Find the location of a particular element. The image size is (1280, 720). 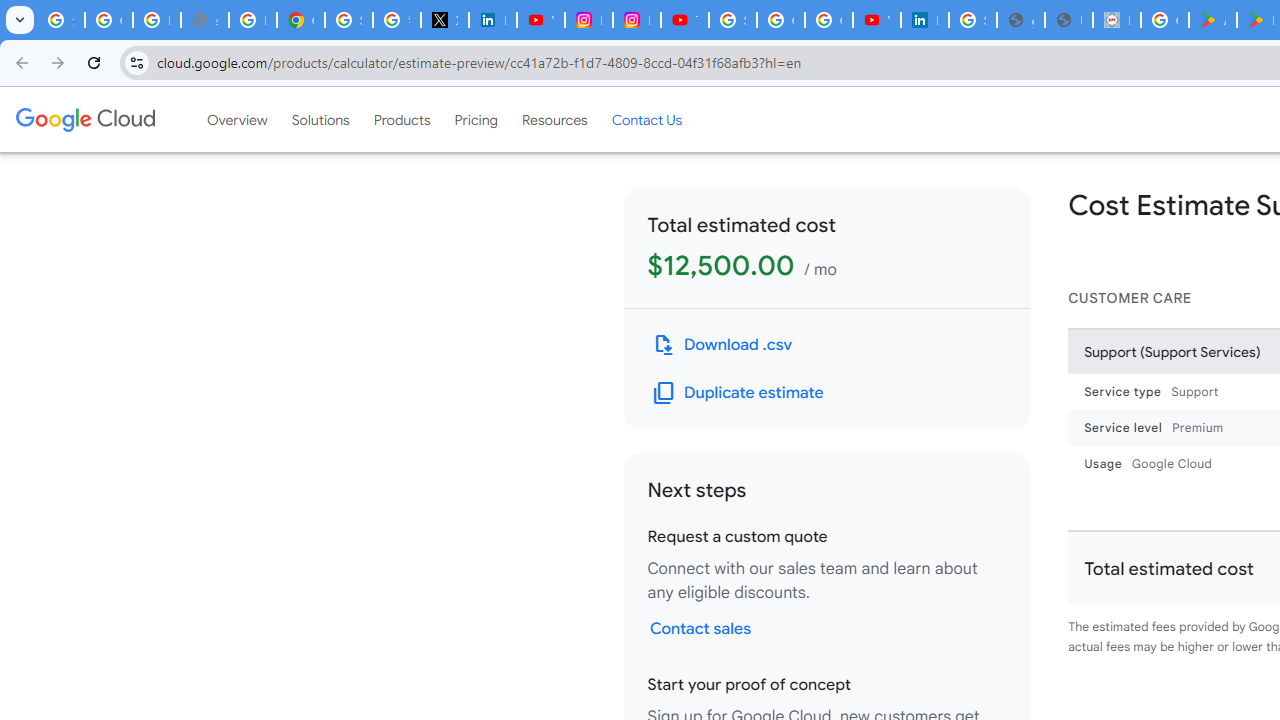

'Solutions' is located at coordinates (320, 119).